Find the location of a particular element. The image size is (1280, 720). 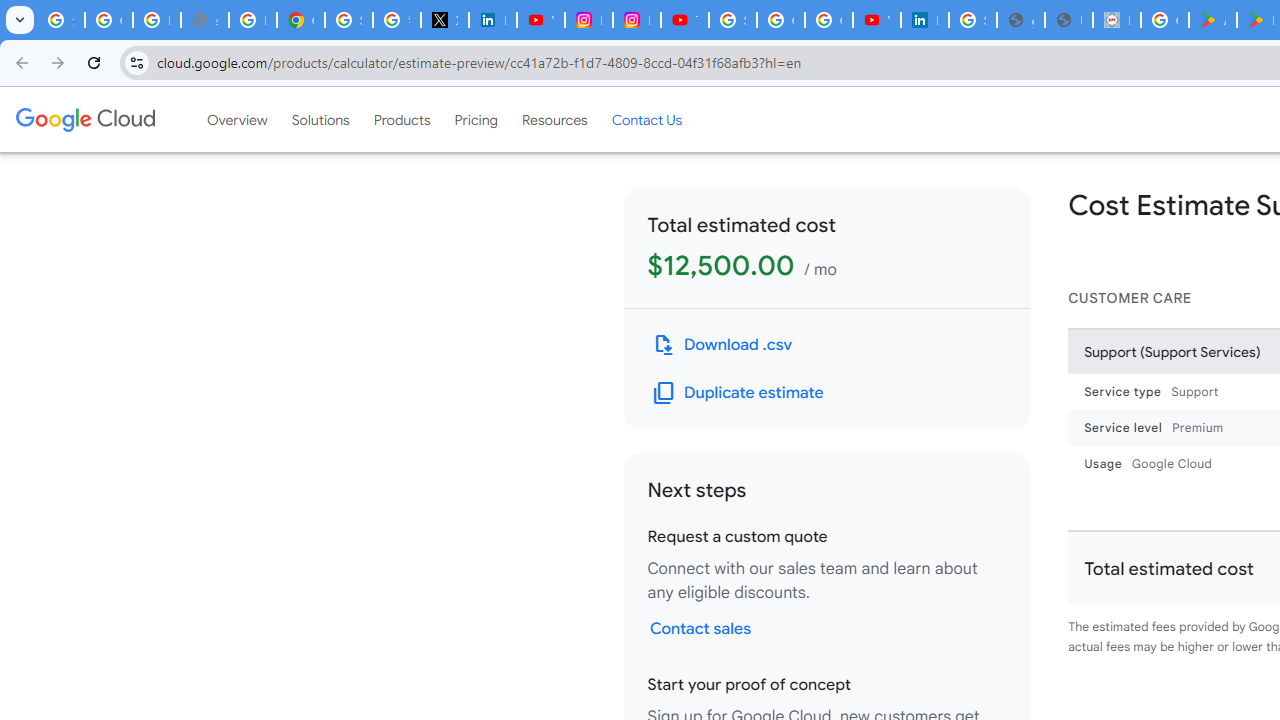

'Solutions' is located at coordinates (320, 119).